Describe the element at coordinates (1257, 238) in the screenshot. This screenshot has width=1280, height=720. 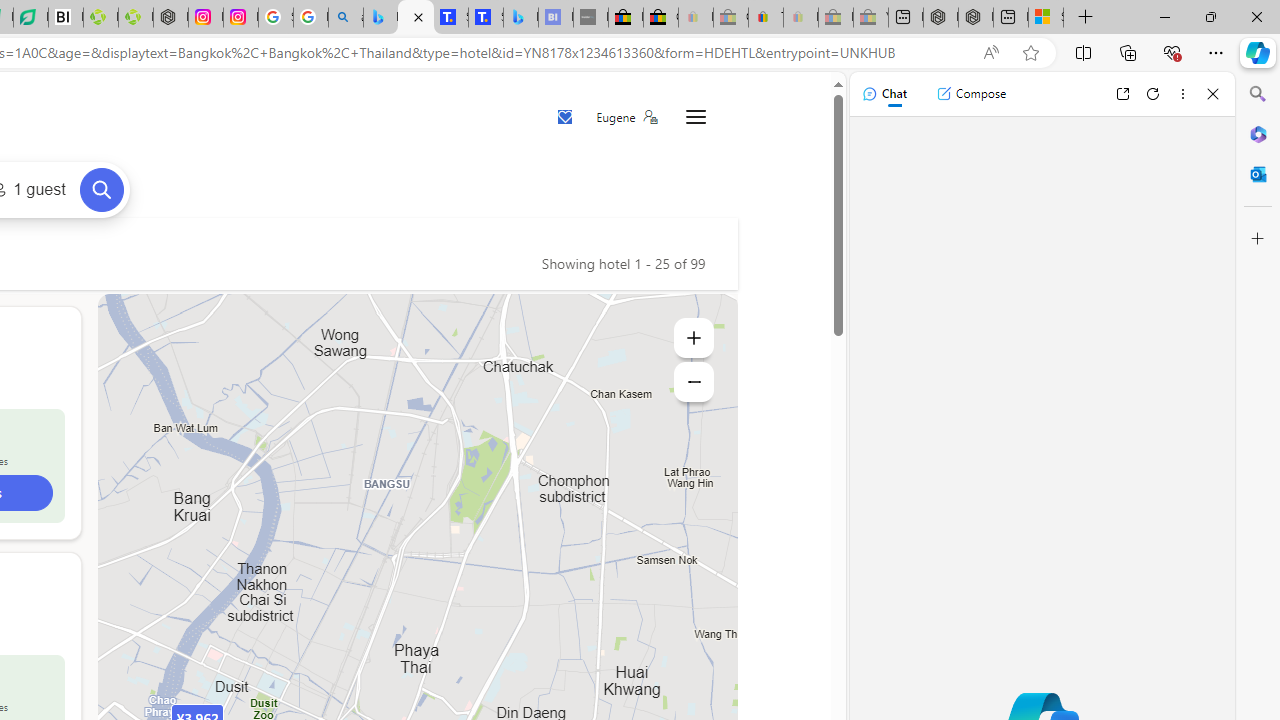
I see `'Customize'` at that location.